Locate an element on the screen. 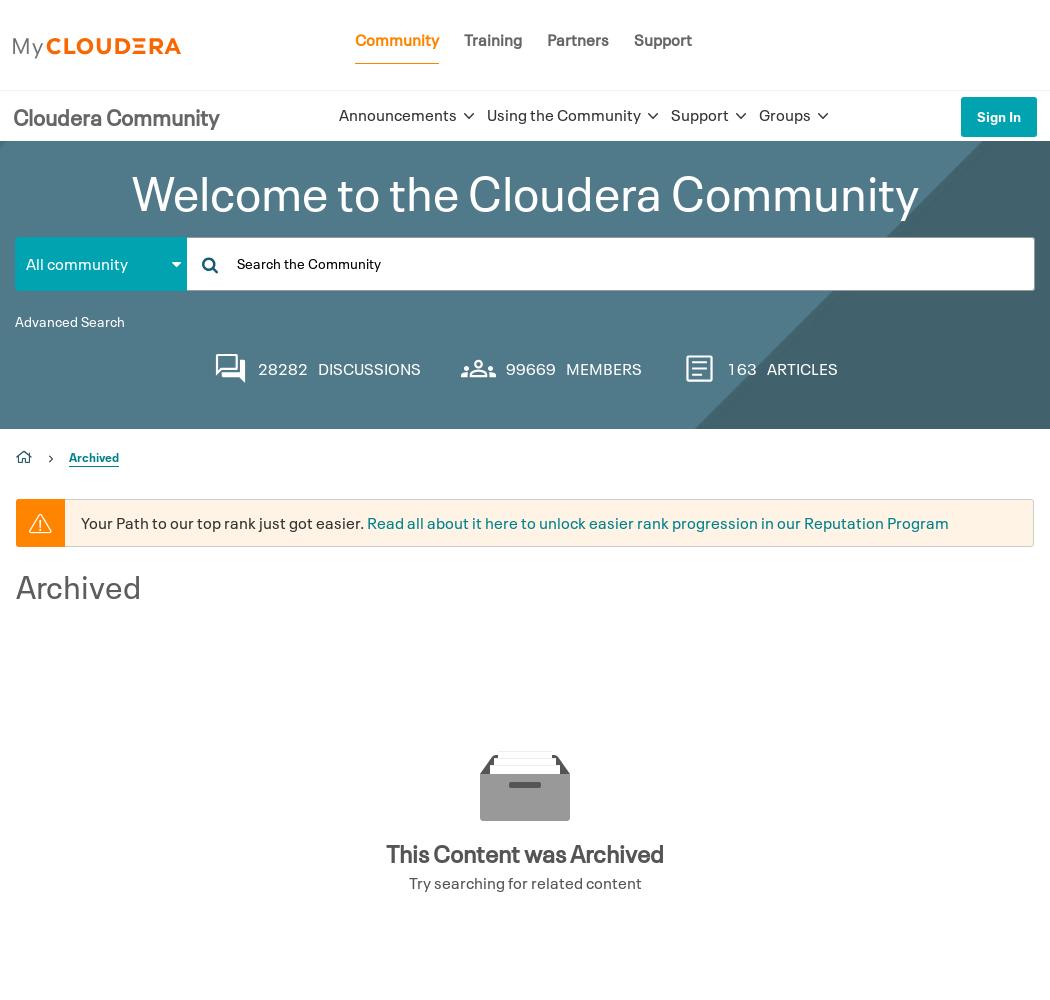  '28282' is located at coordinates (281, 367).